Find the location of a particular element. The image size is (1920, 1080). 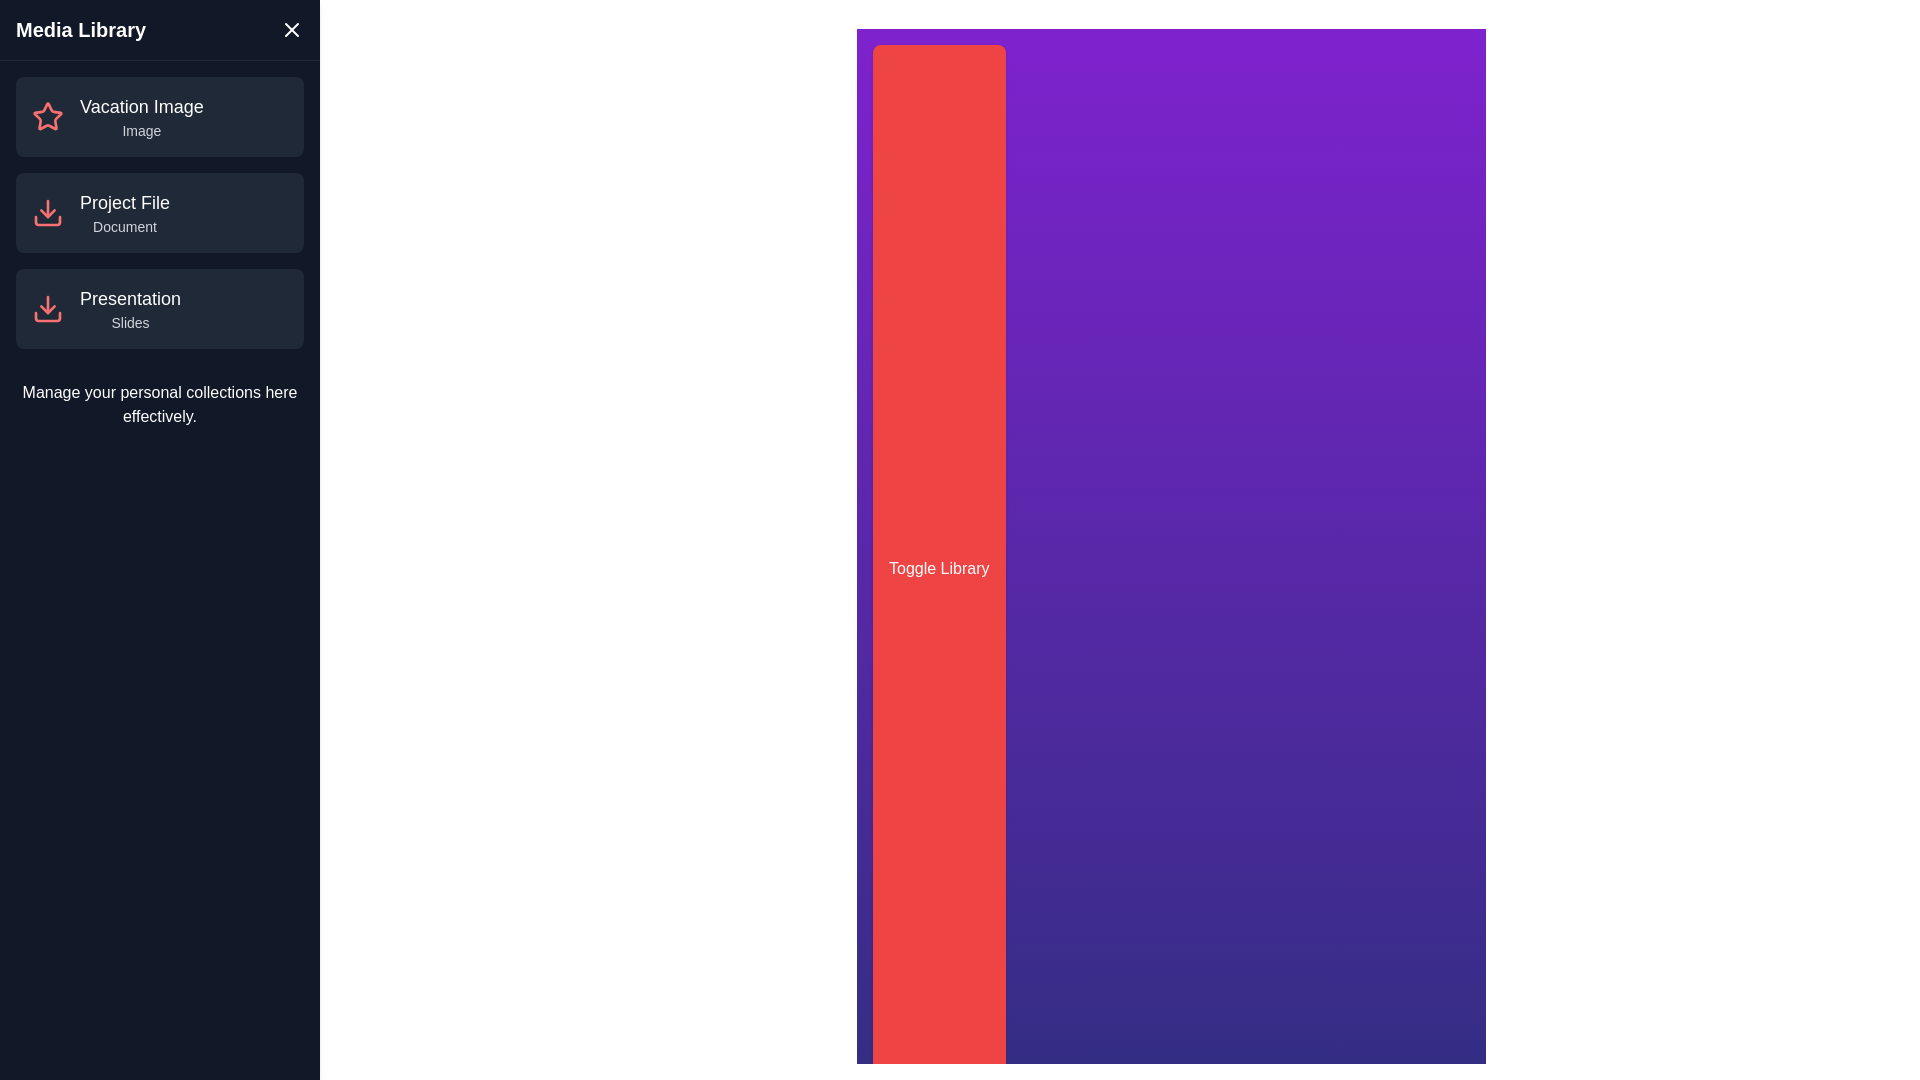

the media item named Vacation Image from the list is located at coordinates (158, 116).